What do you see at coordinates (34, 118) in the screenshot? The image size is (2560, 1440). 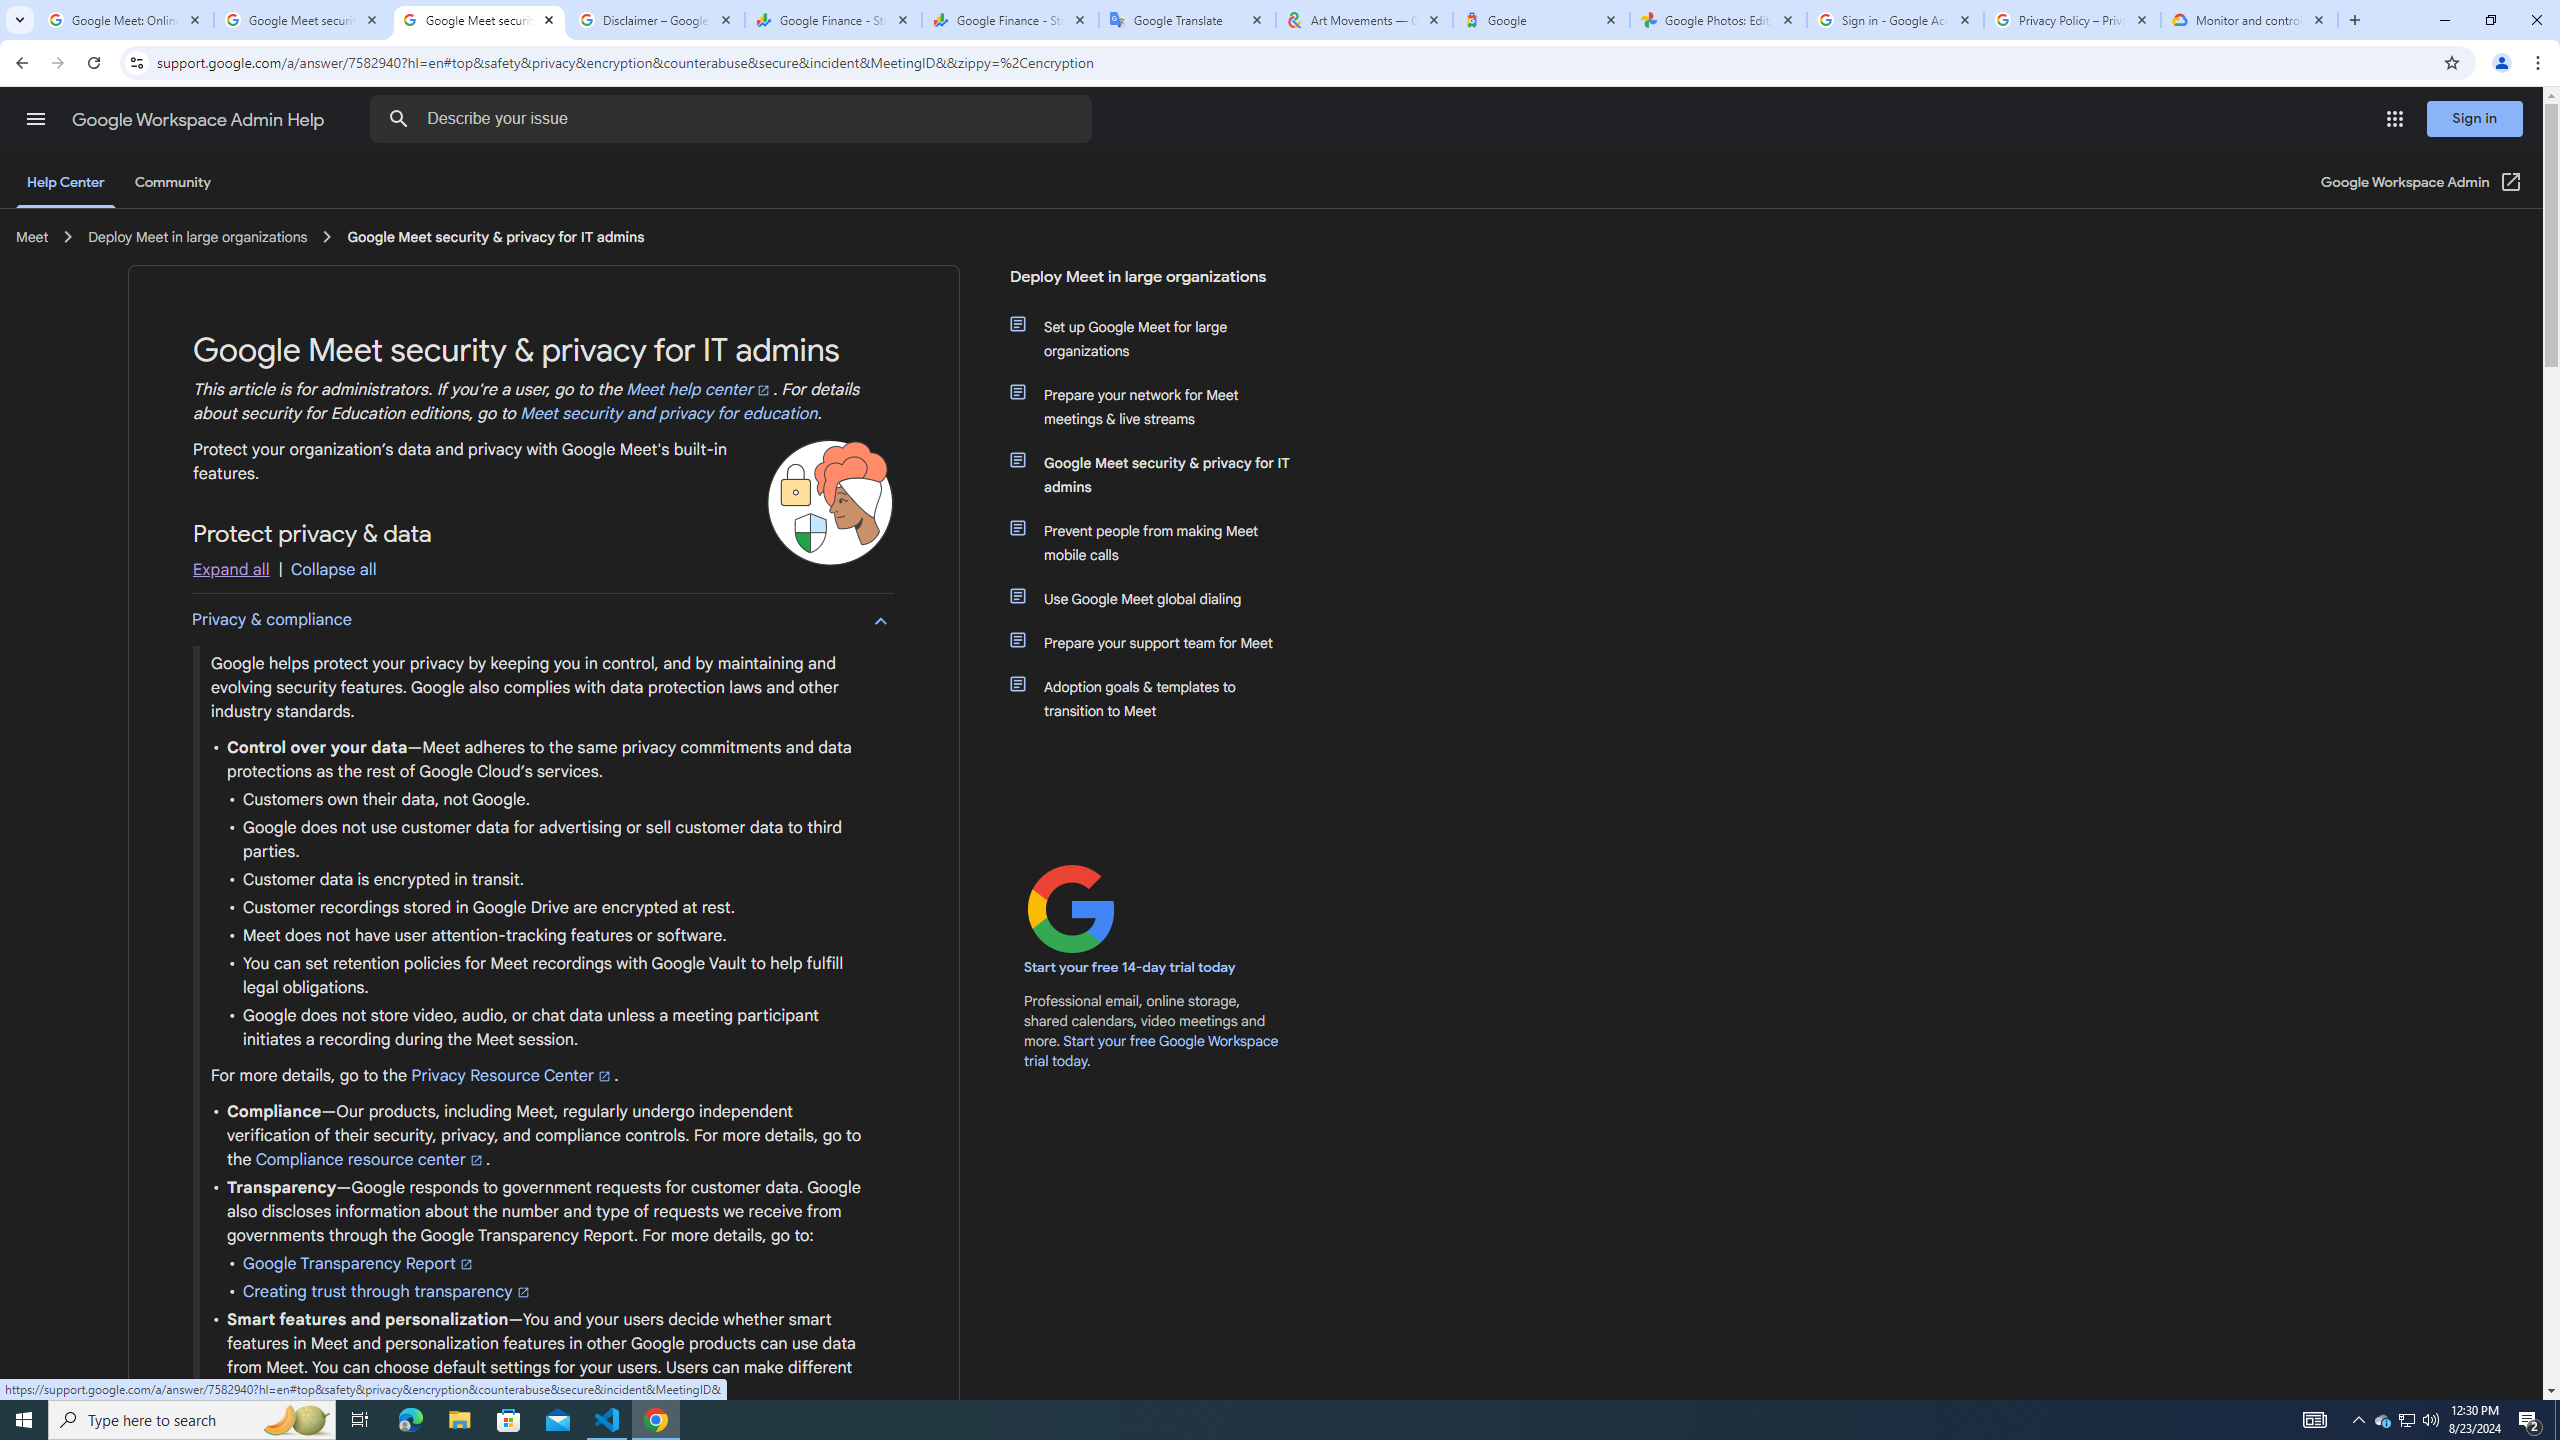 I see `'Main menu'` at bounding box center [34, 118].